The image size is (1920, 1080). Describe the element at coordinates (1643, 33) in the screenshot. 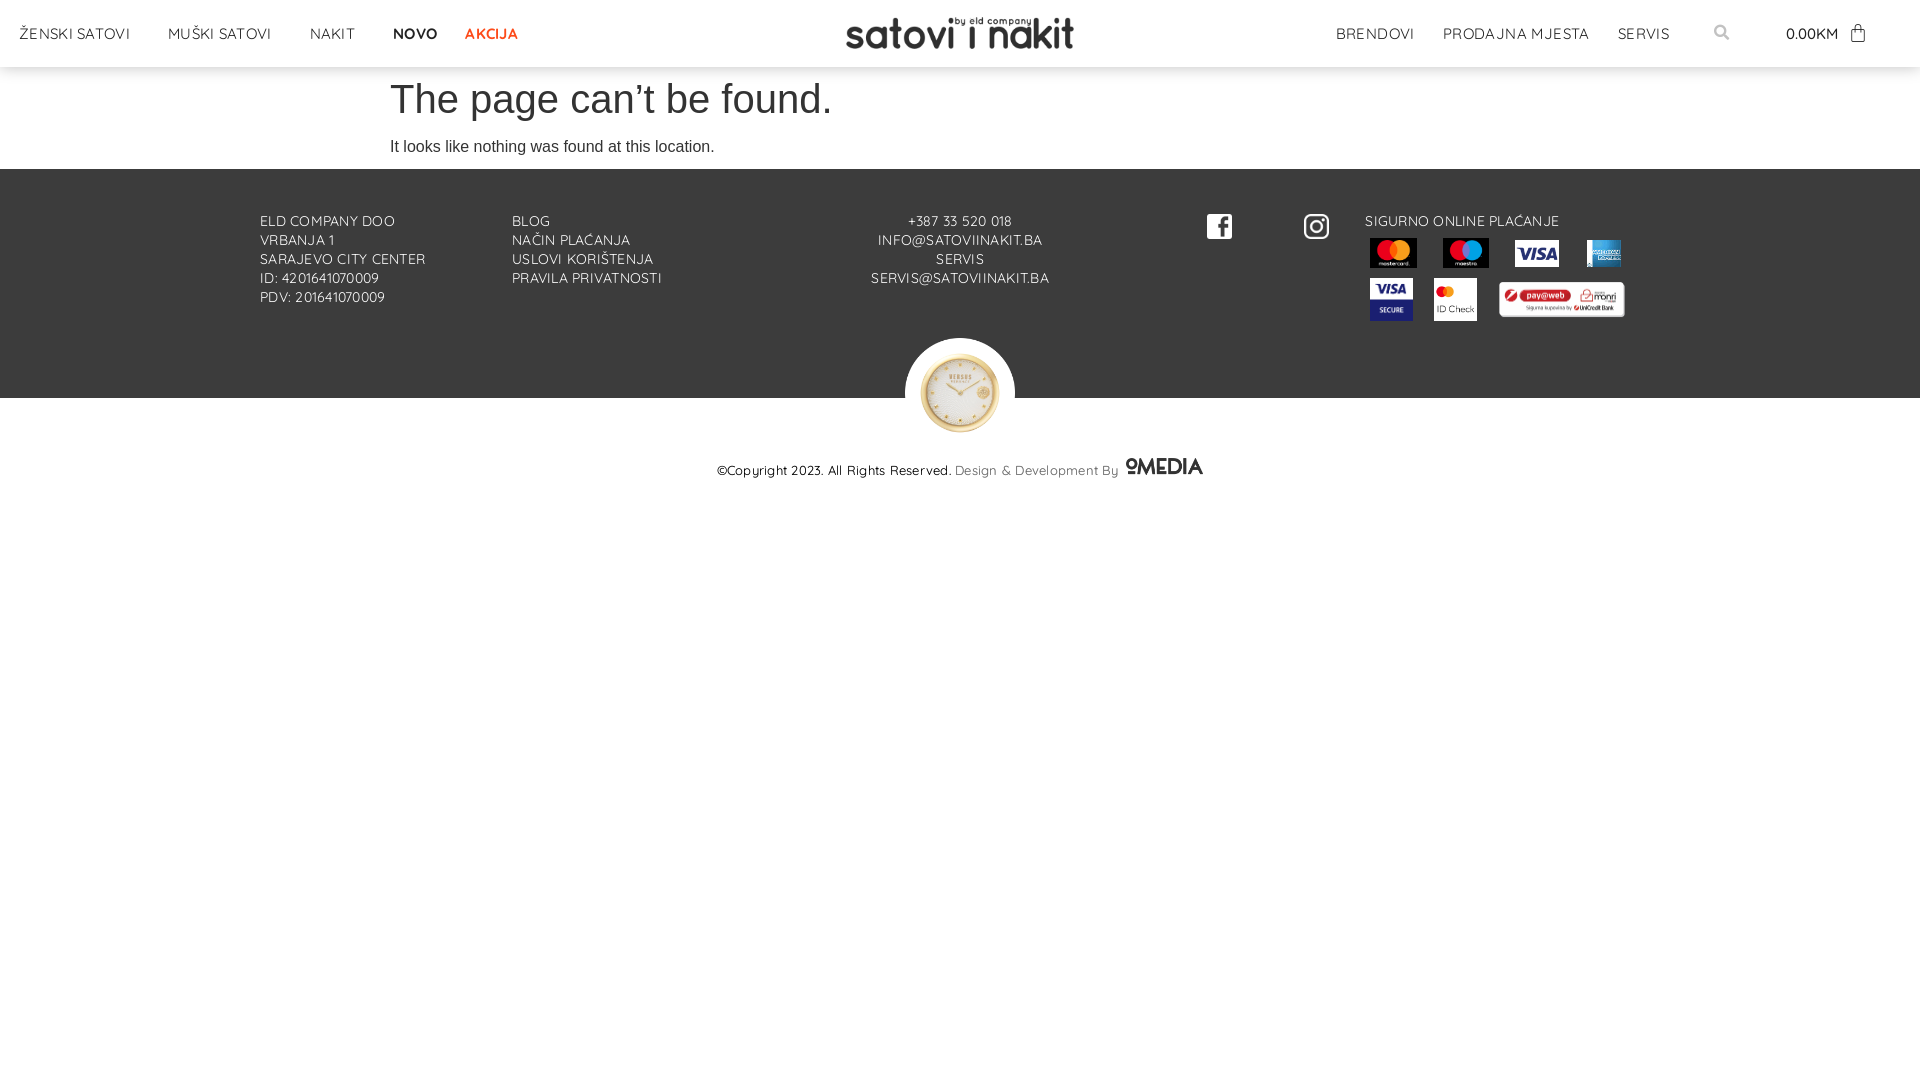

I see `'SERVIS'` at that location.